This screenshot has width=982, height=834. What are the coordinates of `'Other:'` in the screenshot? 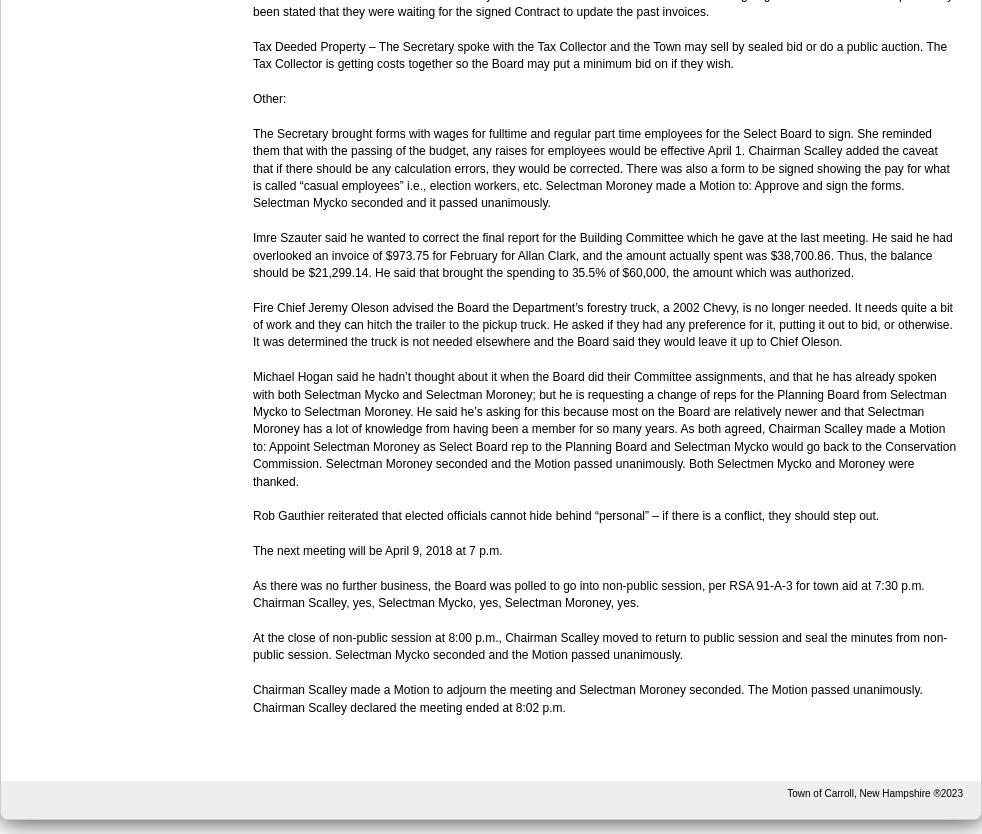 It's located at (269, 96).